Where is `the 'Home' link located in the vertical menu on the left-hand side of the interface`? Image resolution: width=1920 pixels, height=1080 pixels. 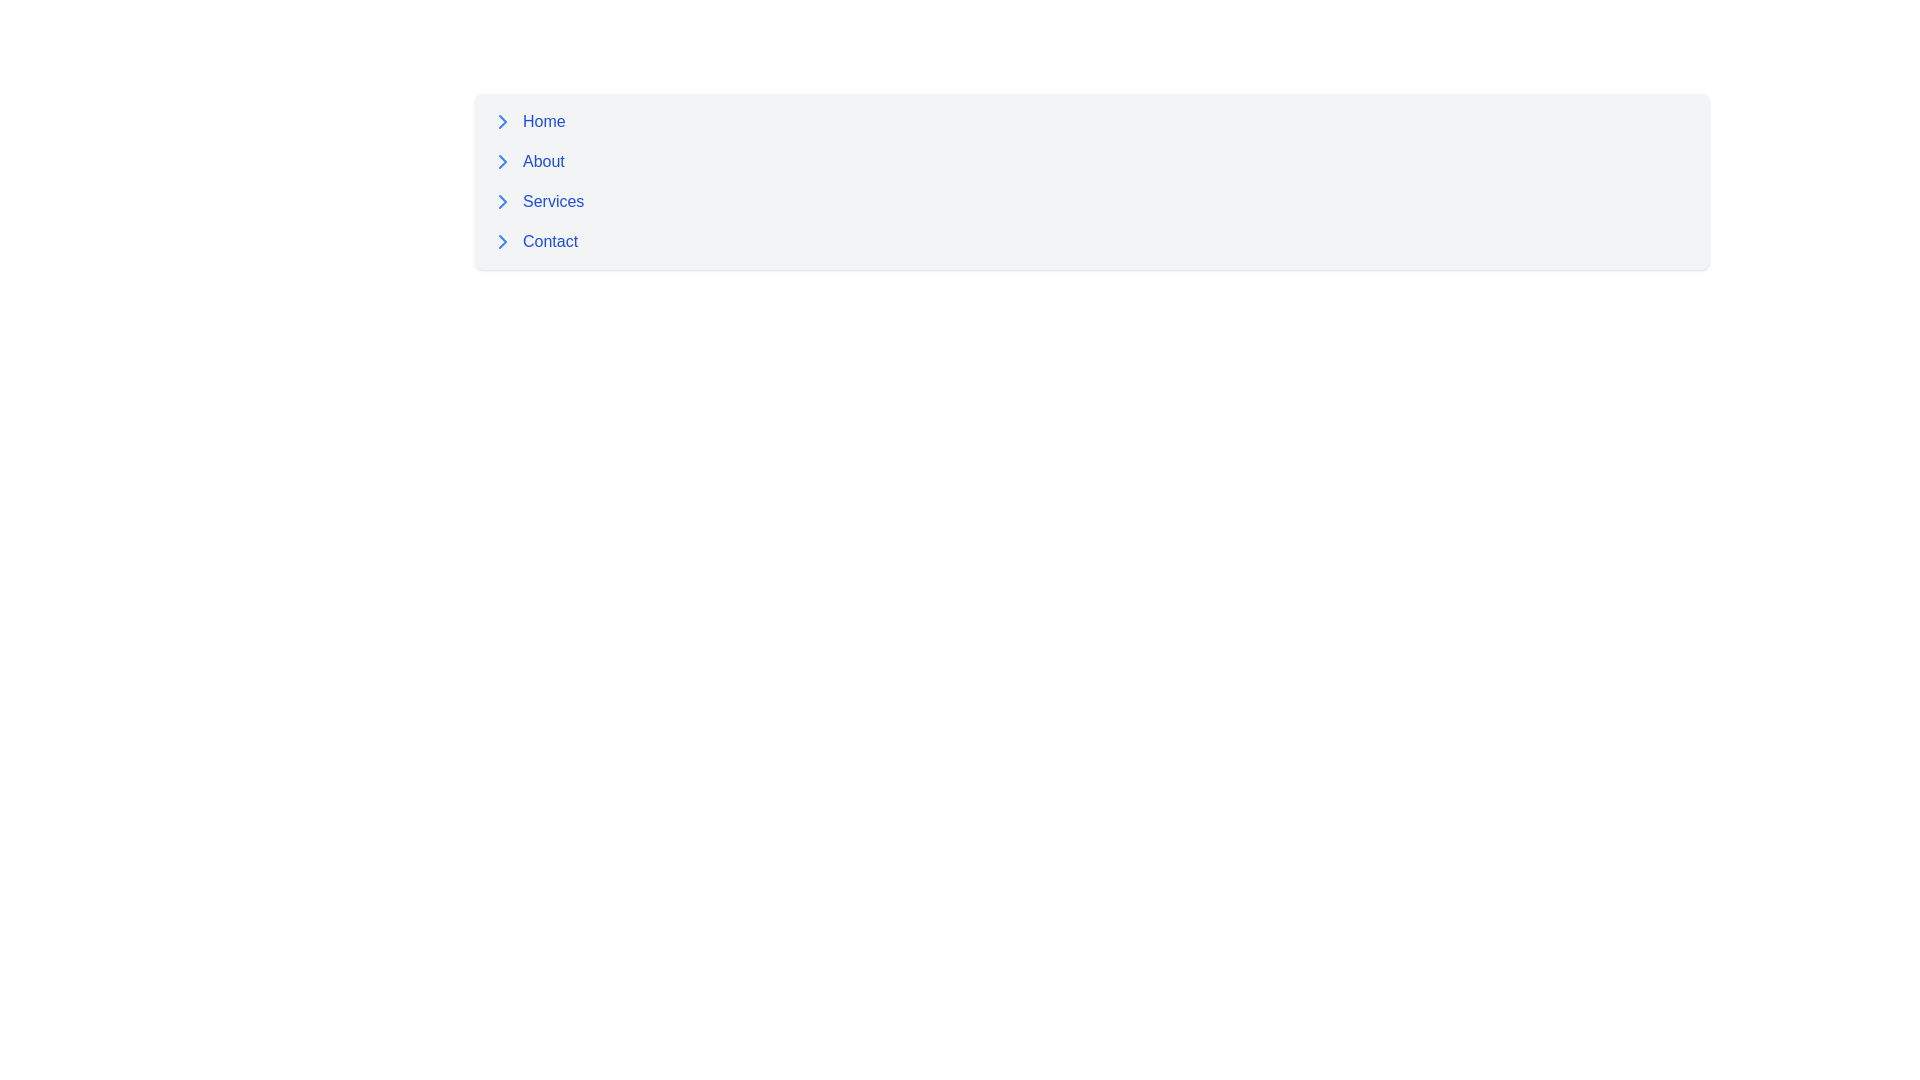 the 'Home' link located in the vertical menu on the left-hand side of the interface is located at coordinates (544, 122).